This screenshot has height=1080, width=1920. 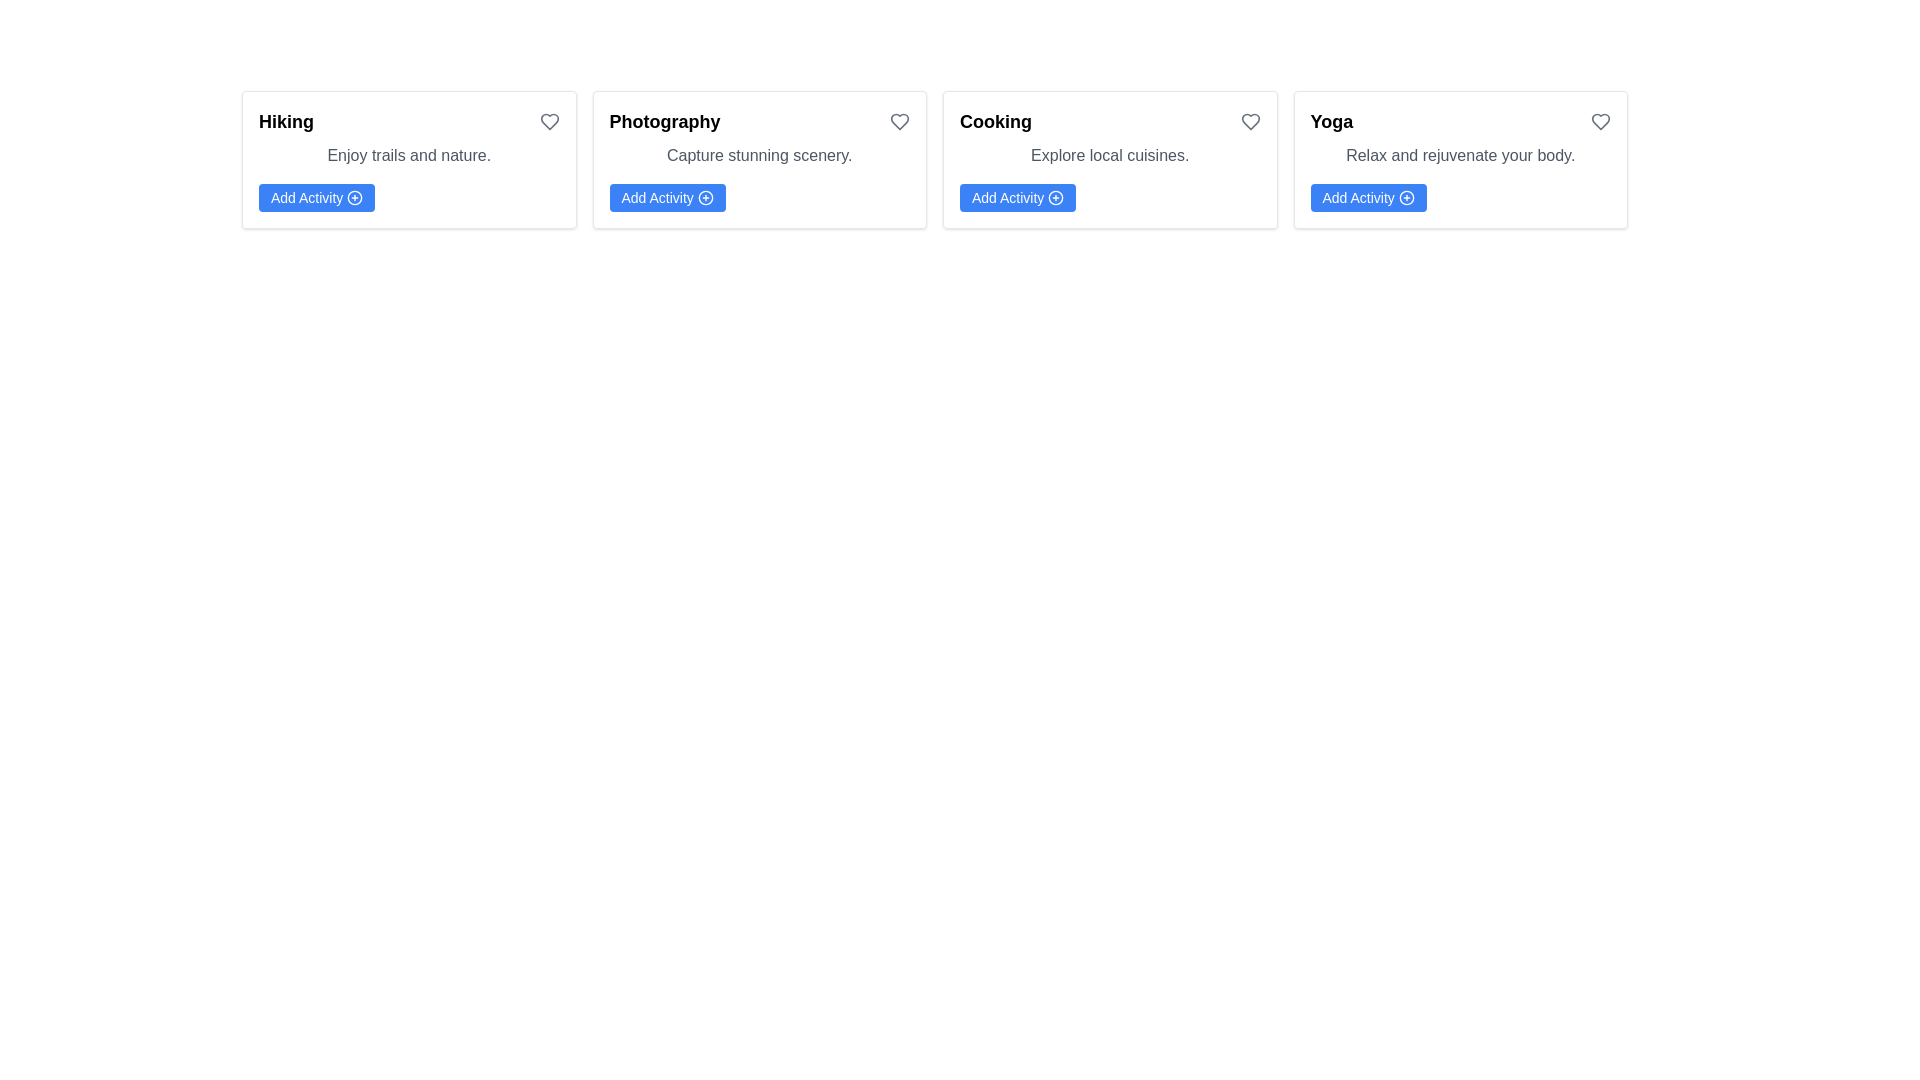 What do you see at coordinates (996, 122) in the screenshot?
I see `prominent 'Cooking' text element, which is the title of the third card in a horizontally aligned list of cards` at bounding box center [996, 122].